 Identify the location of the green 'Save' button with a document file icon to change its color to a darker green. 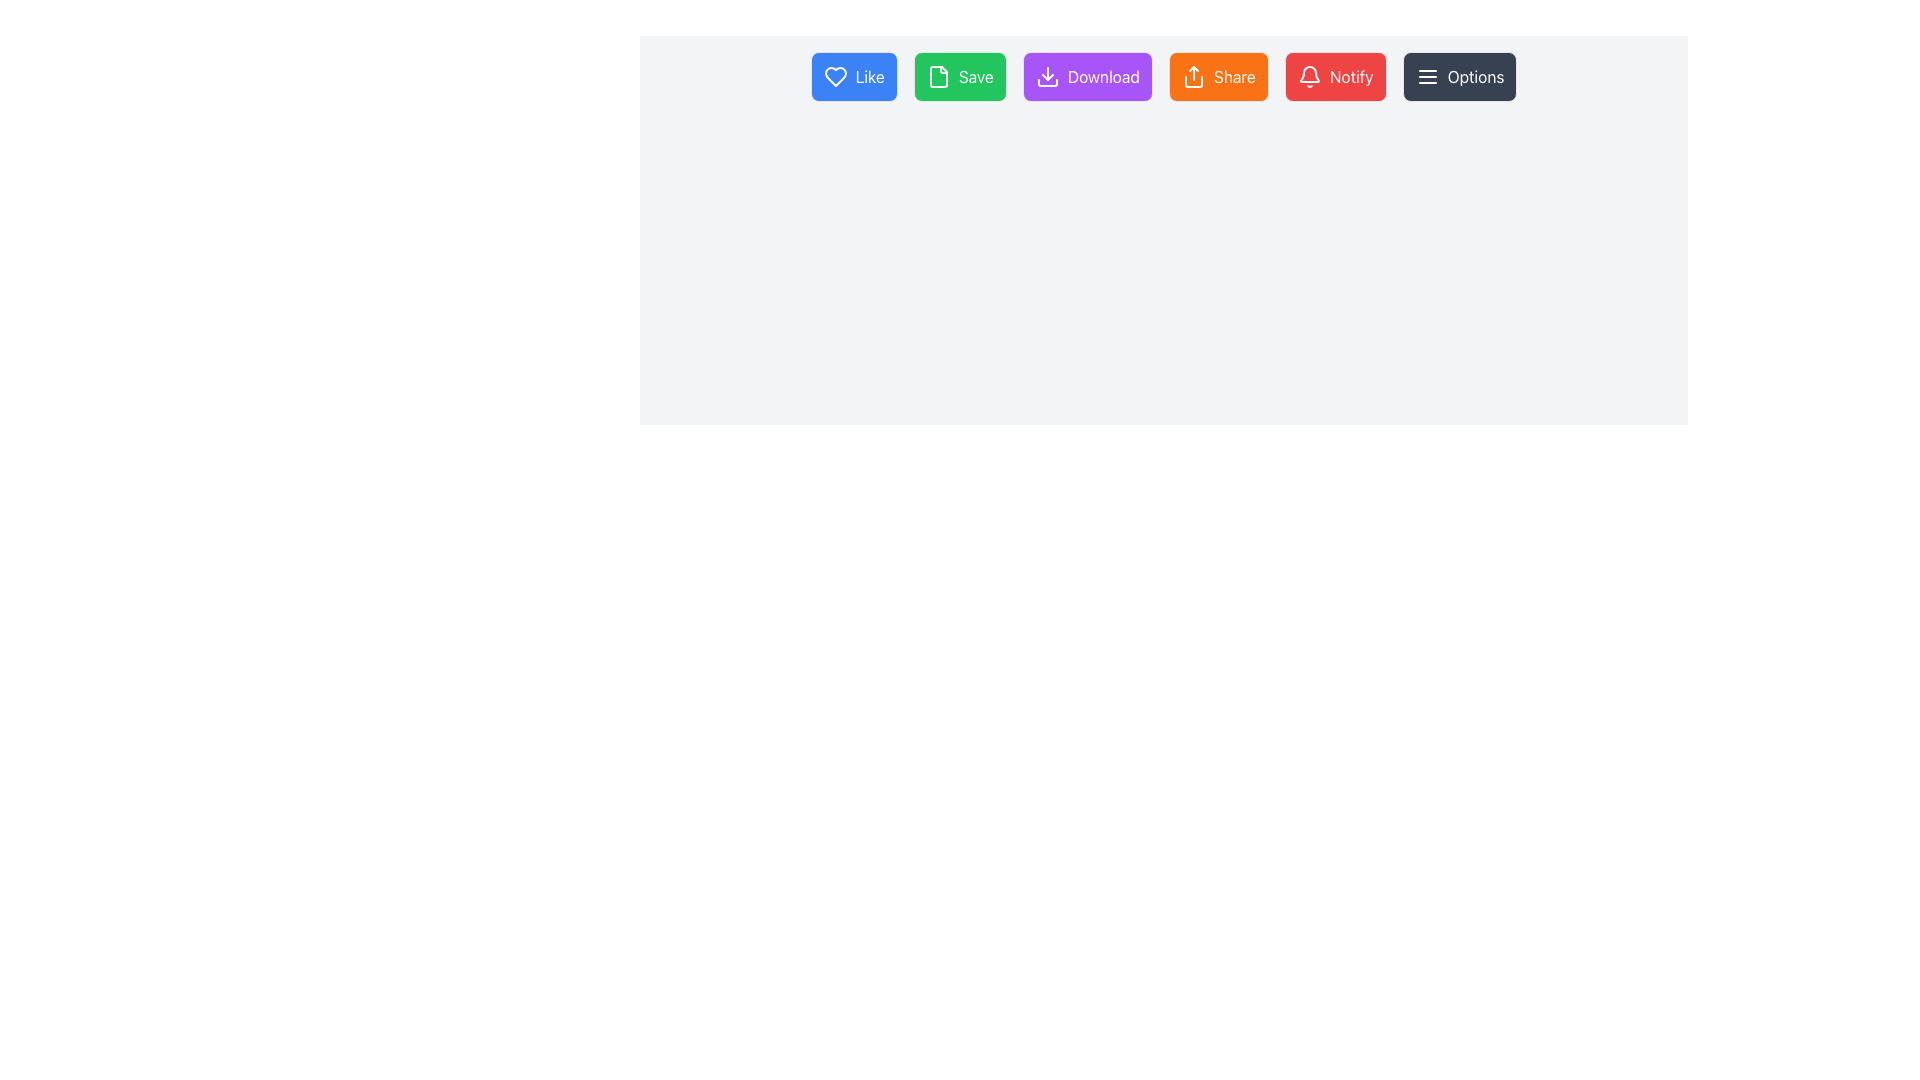
(960, 76).